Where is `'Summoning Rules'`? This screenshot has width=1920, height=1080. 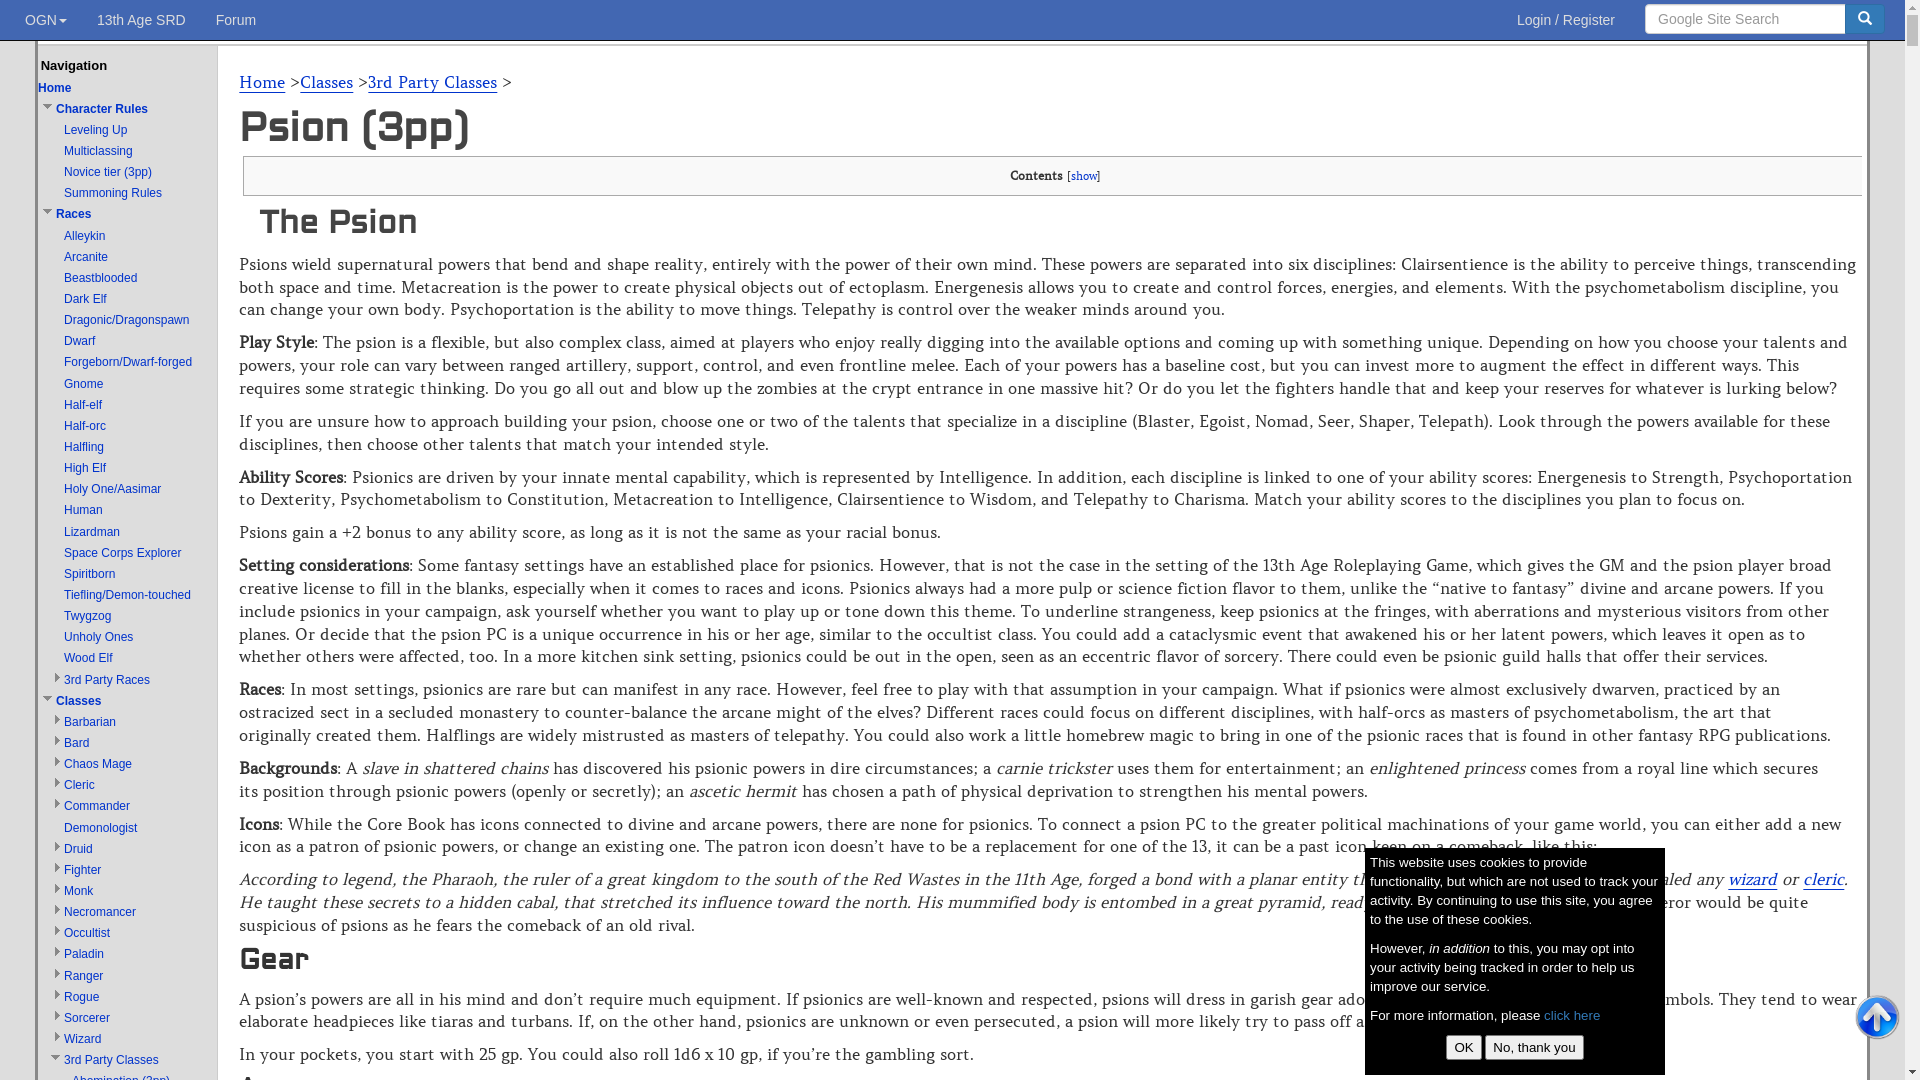
'Summoning Rules' is located at coordinates (112, 192).